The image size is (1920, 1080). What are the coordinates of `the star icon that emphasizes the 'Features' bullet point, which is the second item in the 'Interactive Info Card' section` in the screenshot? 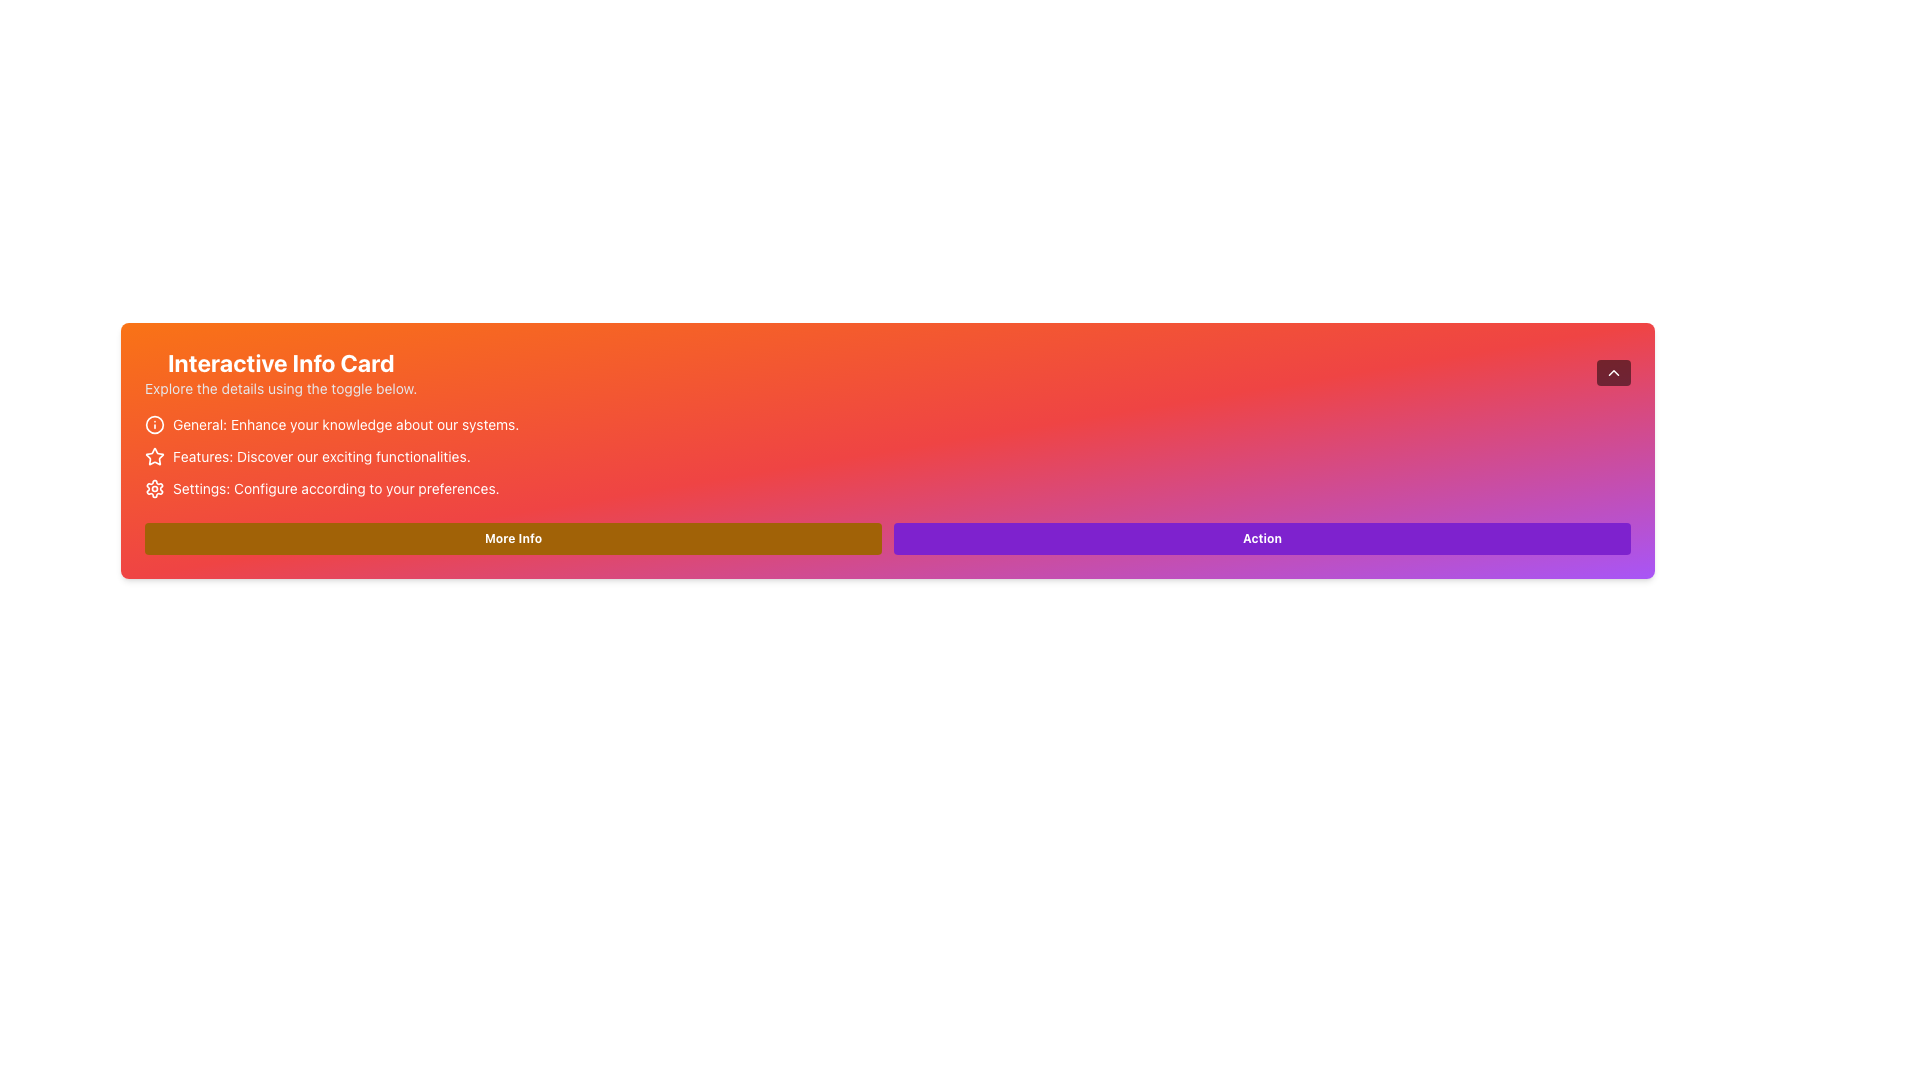 It's located at (153, 456).